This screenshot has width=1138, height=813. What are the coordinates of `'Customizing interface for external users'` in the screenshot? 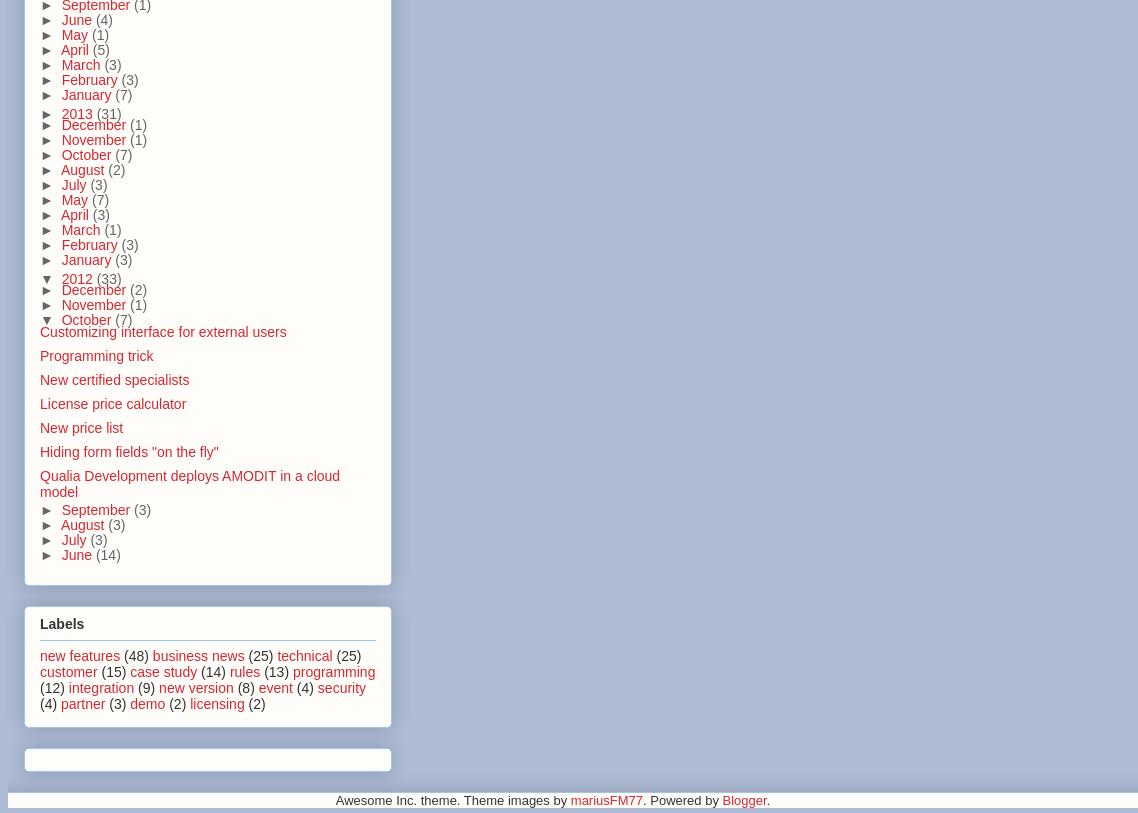 It's located at (162, 329).